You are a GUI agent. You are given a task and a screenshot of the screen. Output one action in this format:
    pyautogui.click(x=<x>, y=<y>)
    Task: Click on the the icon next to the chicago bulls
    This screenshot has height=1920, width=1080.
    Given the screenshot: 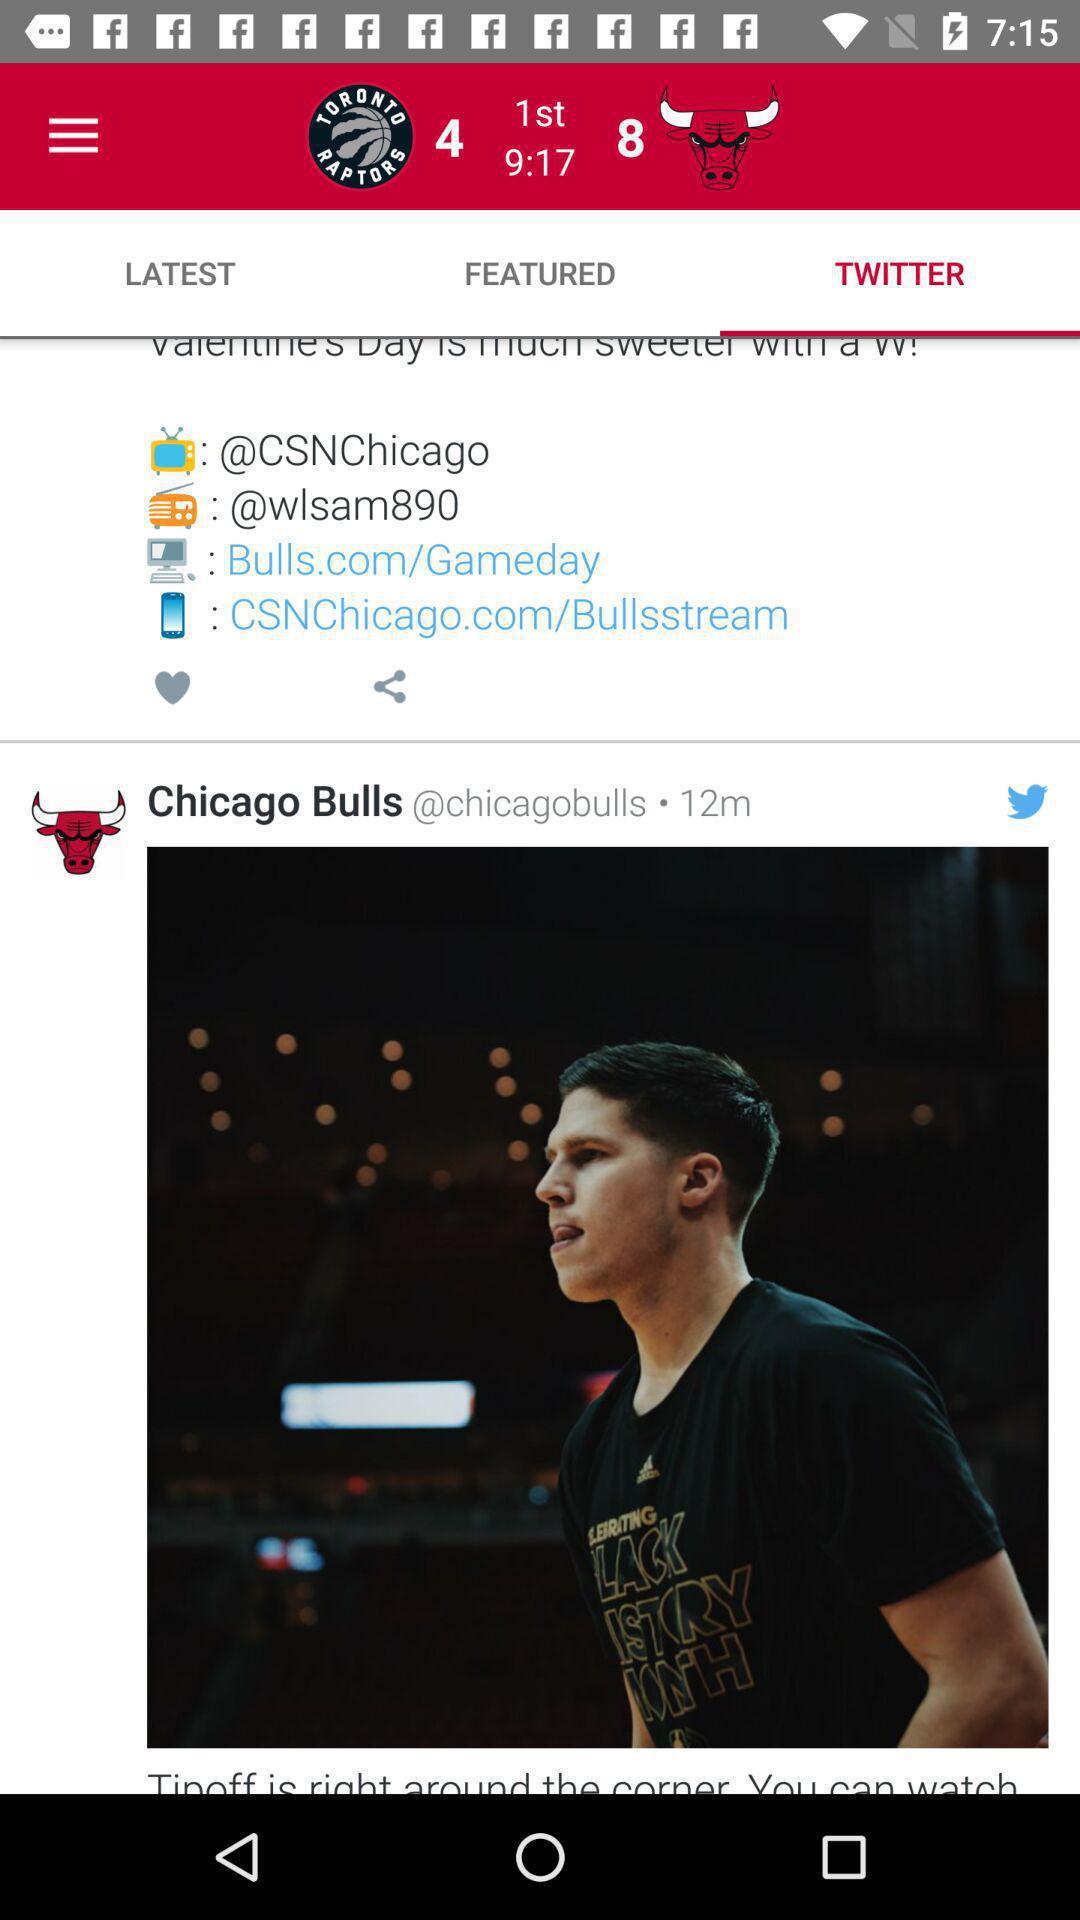 What is the action you would take?
    pyautogui.click(x=524, y=801)
    